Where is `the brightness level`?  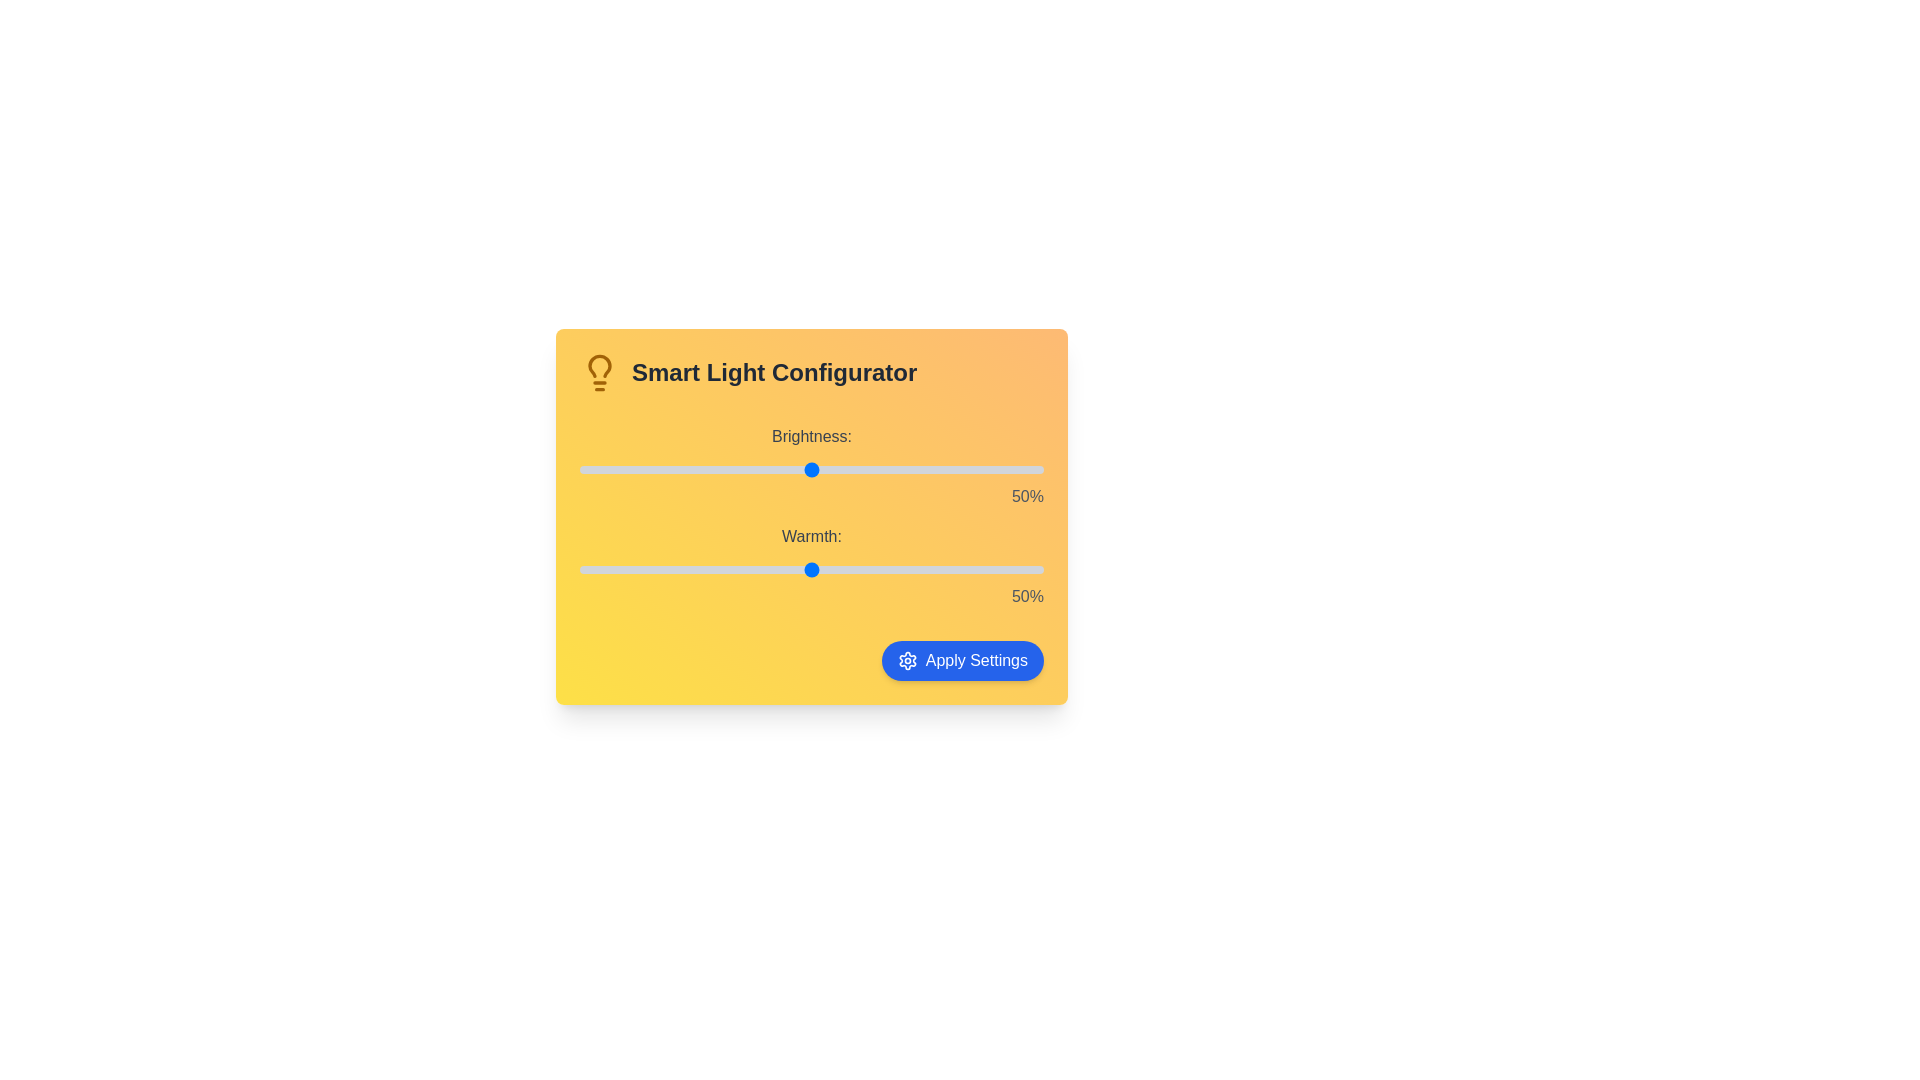 the brightness level is located at coordinates (849, 470).